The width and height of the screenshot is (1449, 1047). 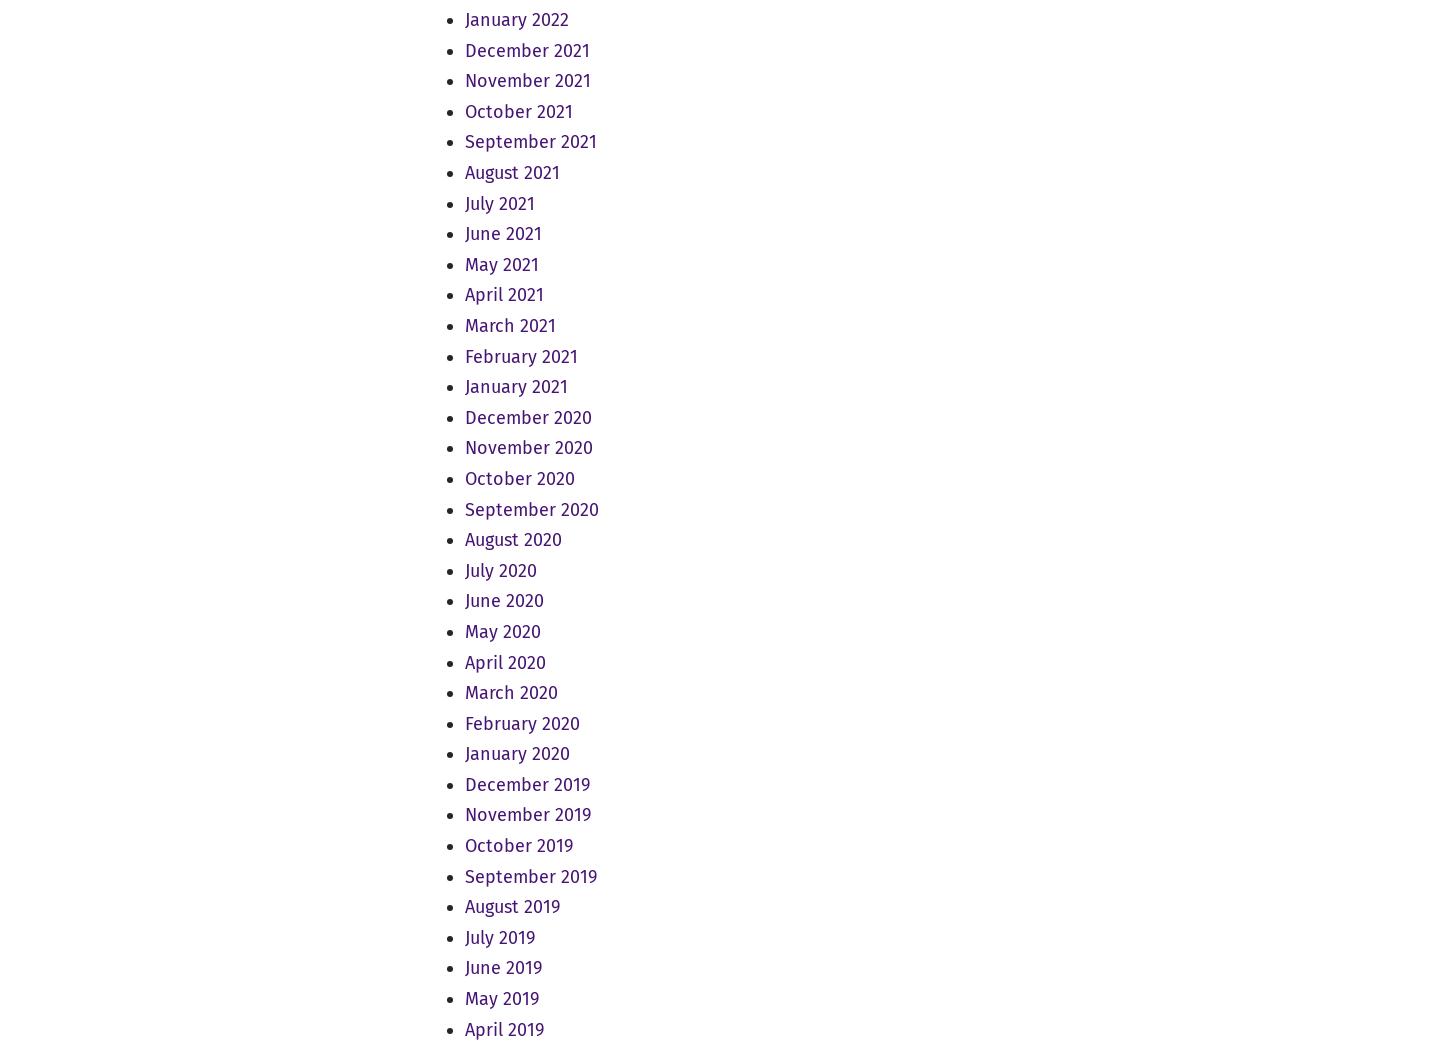 What do you see at coordinates (527, 448) in the screenshot?
I see `'November 2020'` at bounding box center [527, 448].